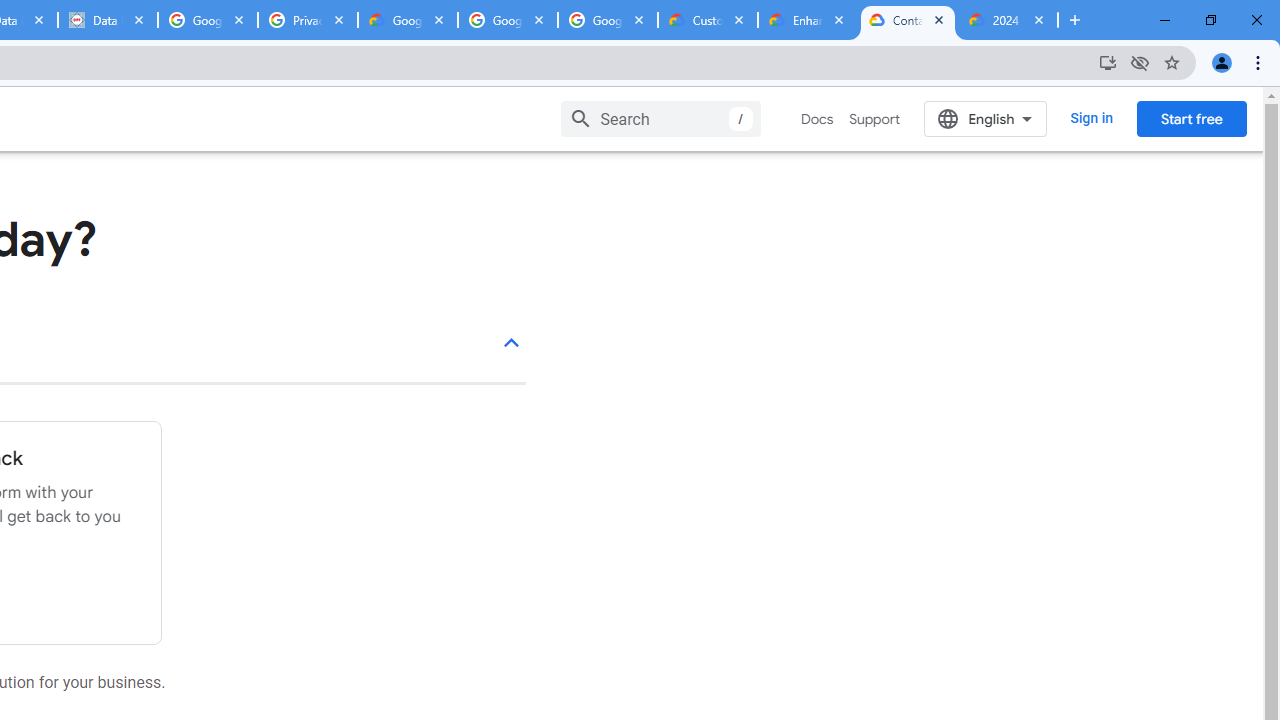 The image size is (1280, 720). What do you see at coordinates (874, 119) in the screenshot?
I see `'Support'` at bounding box center [874, 119].